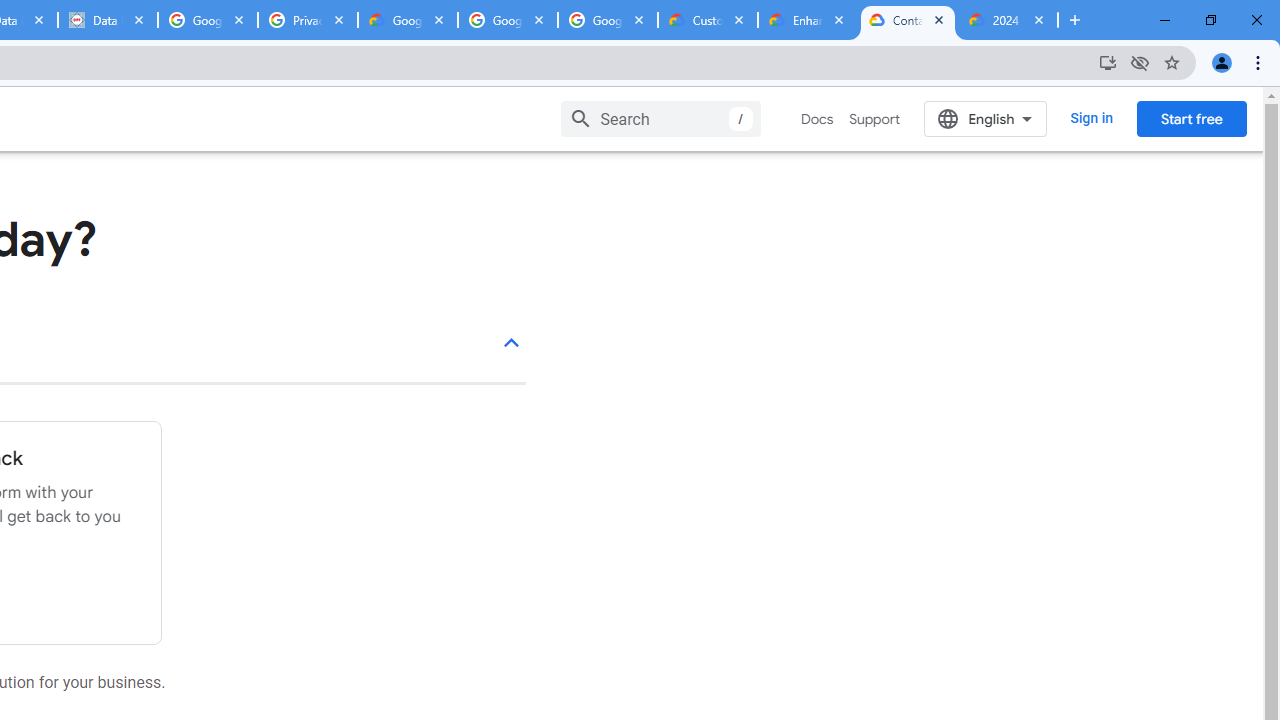 The image size is (1280, 720). What do you see at coordinates (874, 119) in the screenshot?
I see `'Support'` at bounding box center [874, 119].